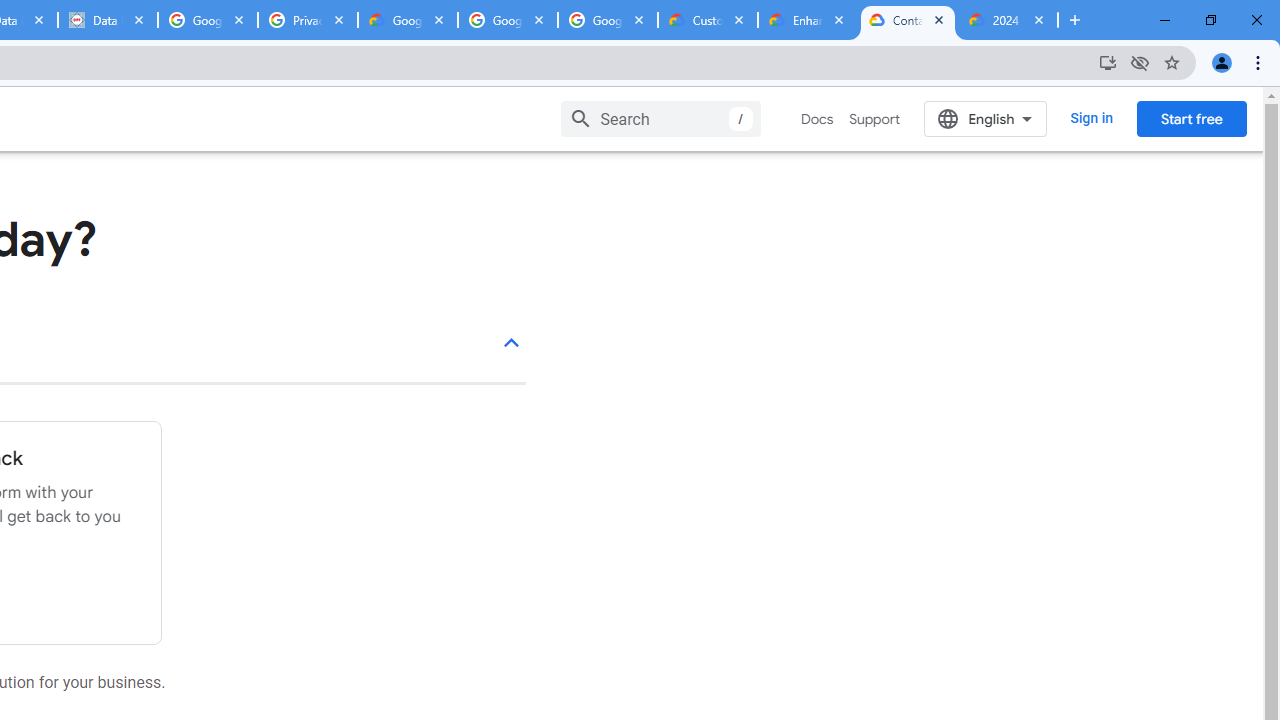 The image size is (1280, 720). What do you see at coordinates (874, 119) in the screenshot?
I see `'Support'` at bounding box center [874, 119].